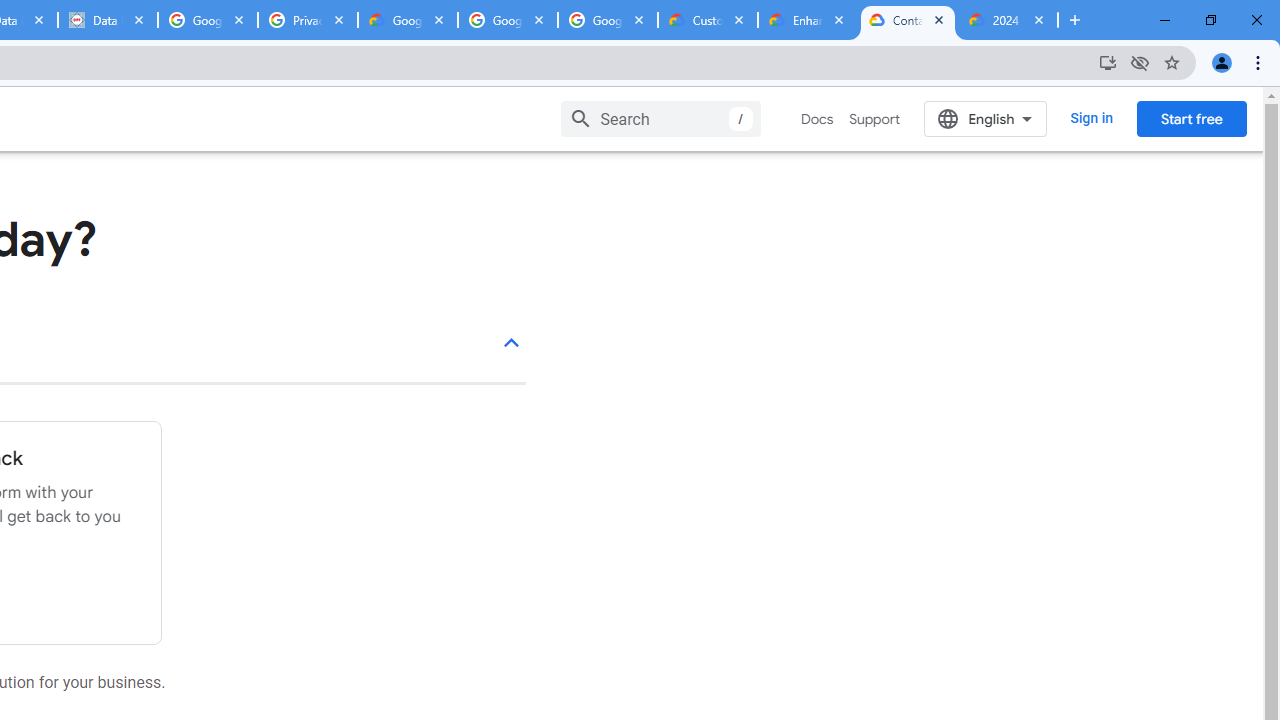 The image size is (1280, 720). What do you see at coordinates (874, 119) in the screenshot?
I see `'Support'` at bounding box center [874, 119].